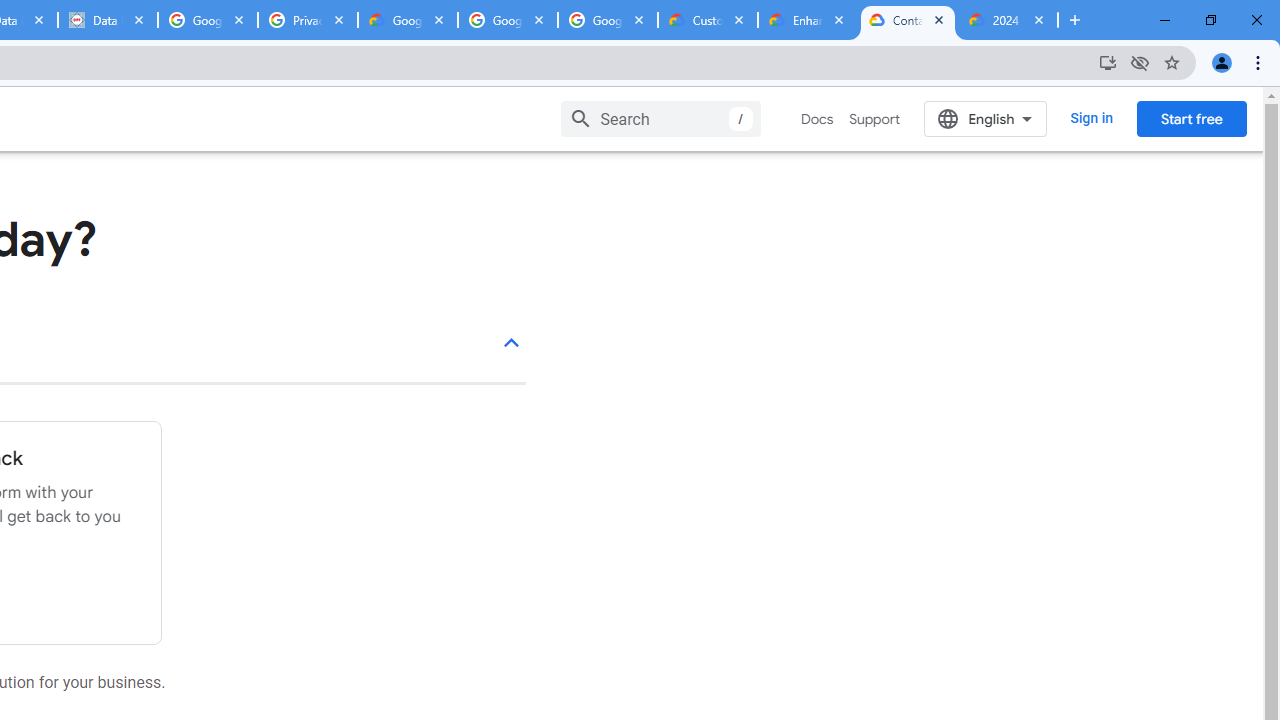 The image size is (1280, 720). What do you see at coordinates (874, 119) in the screenshot?
I see `'Support'` at bounding box center [874, 119].